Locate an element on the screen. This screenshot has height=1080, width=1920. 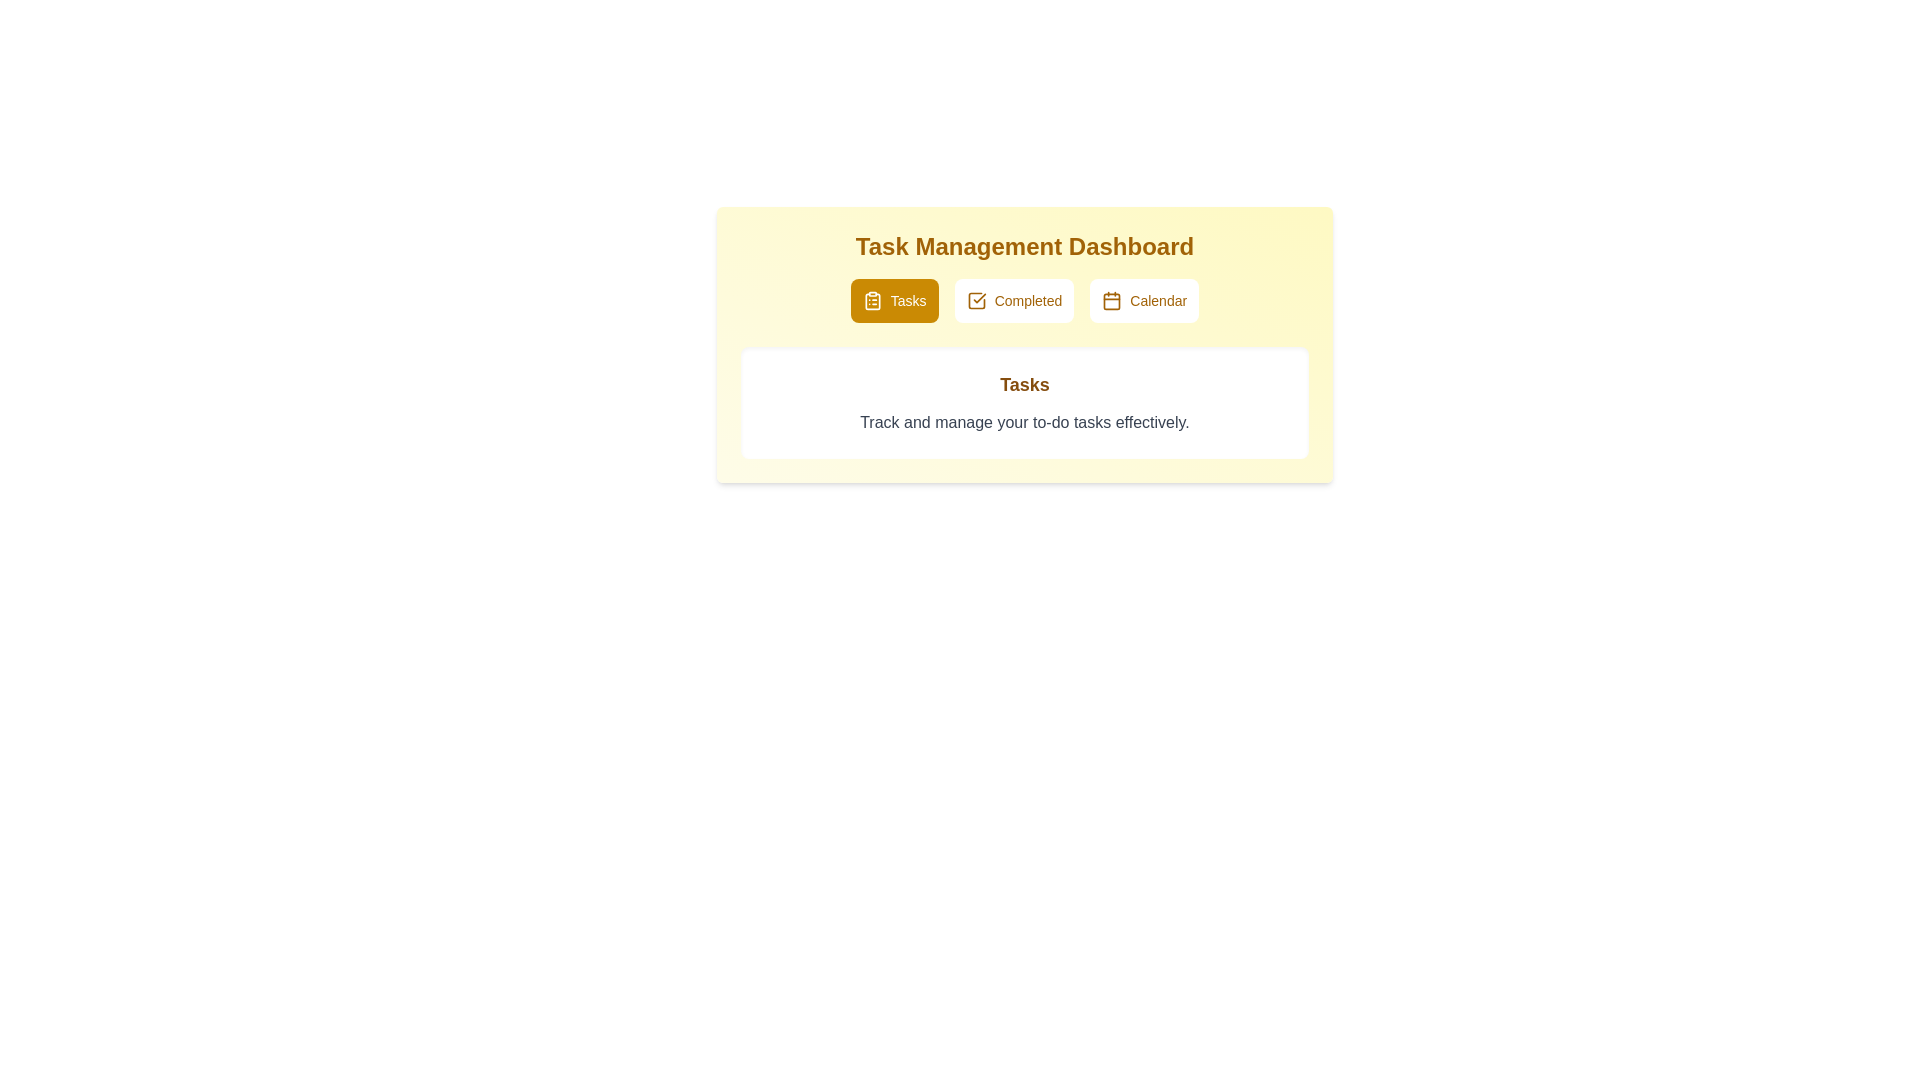
the text area to select the text is located at coordinates (1025, 402).